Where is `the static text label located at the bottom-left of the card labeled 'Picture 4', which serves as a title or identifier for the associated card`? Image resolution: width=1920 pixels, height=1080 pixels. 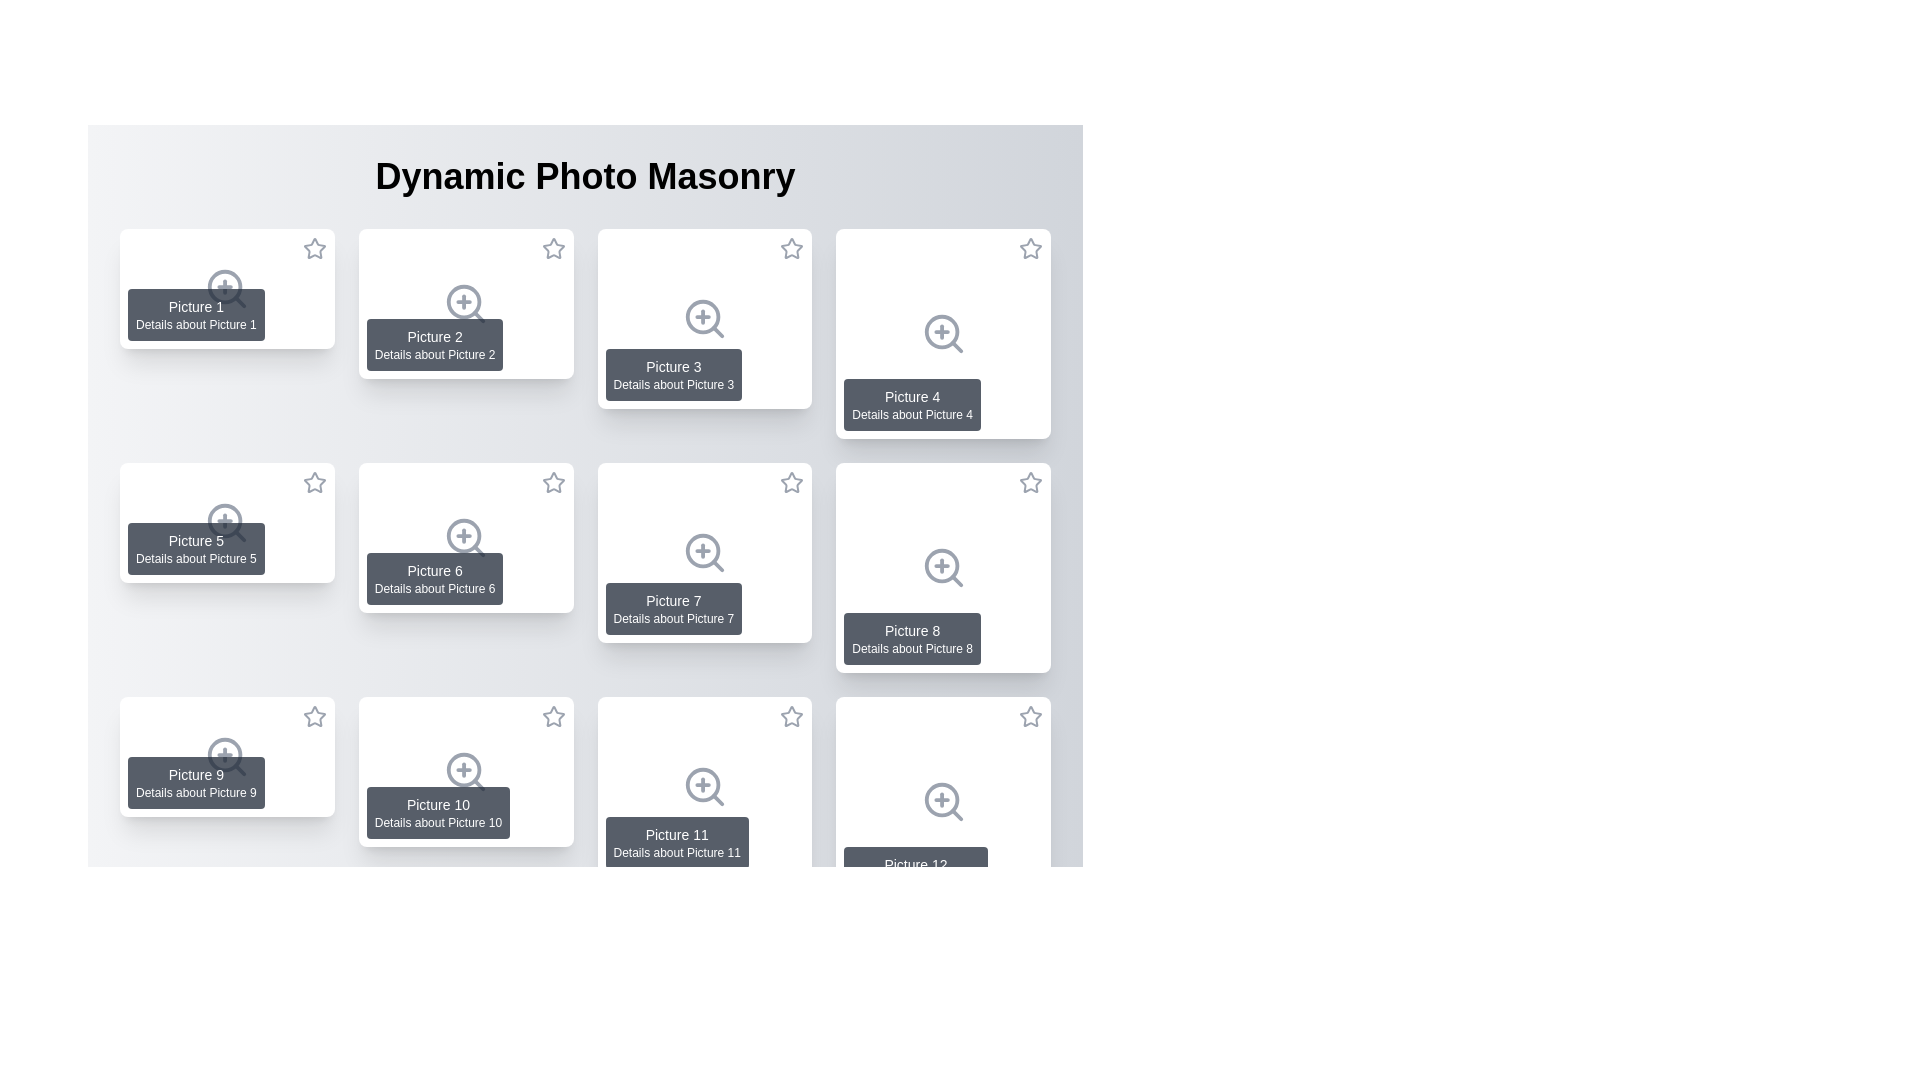 the static text label located at the bottom-left of the card labeled 'Picture 4', which serves as a title or identifier for the associated card is located at coordinates (911, 397).